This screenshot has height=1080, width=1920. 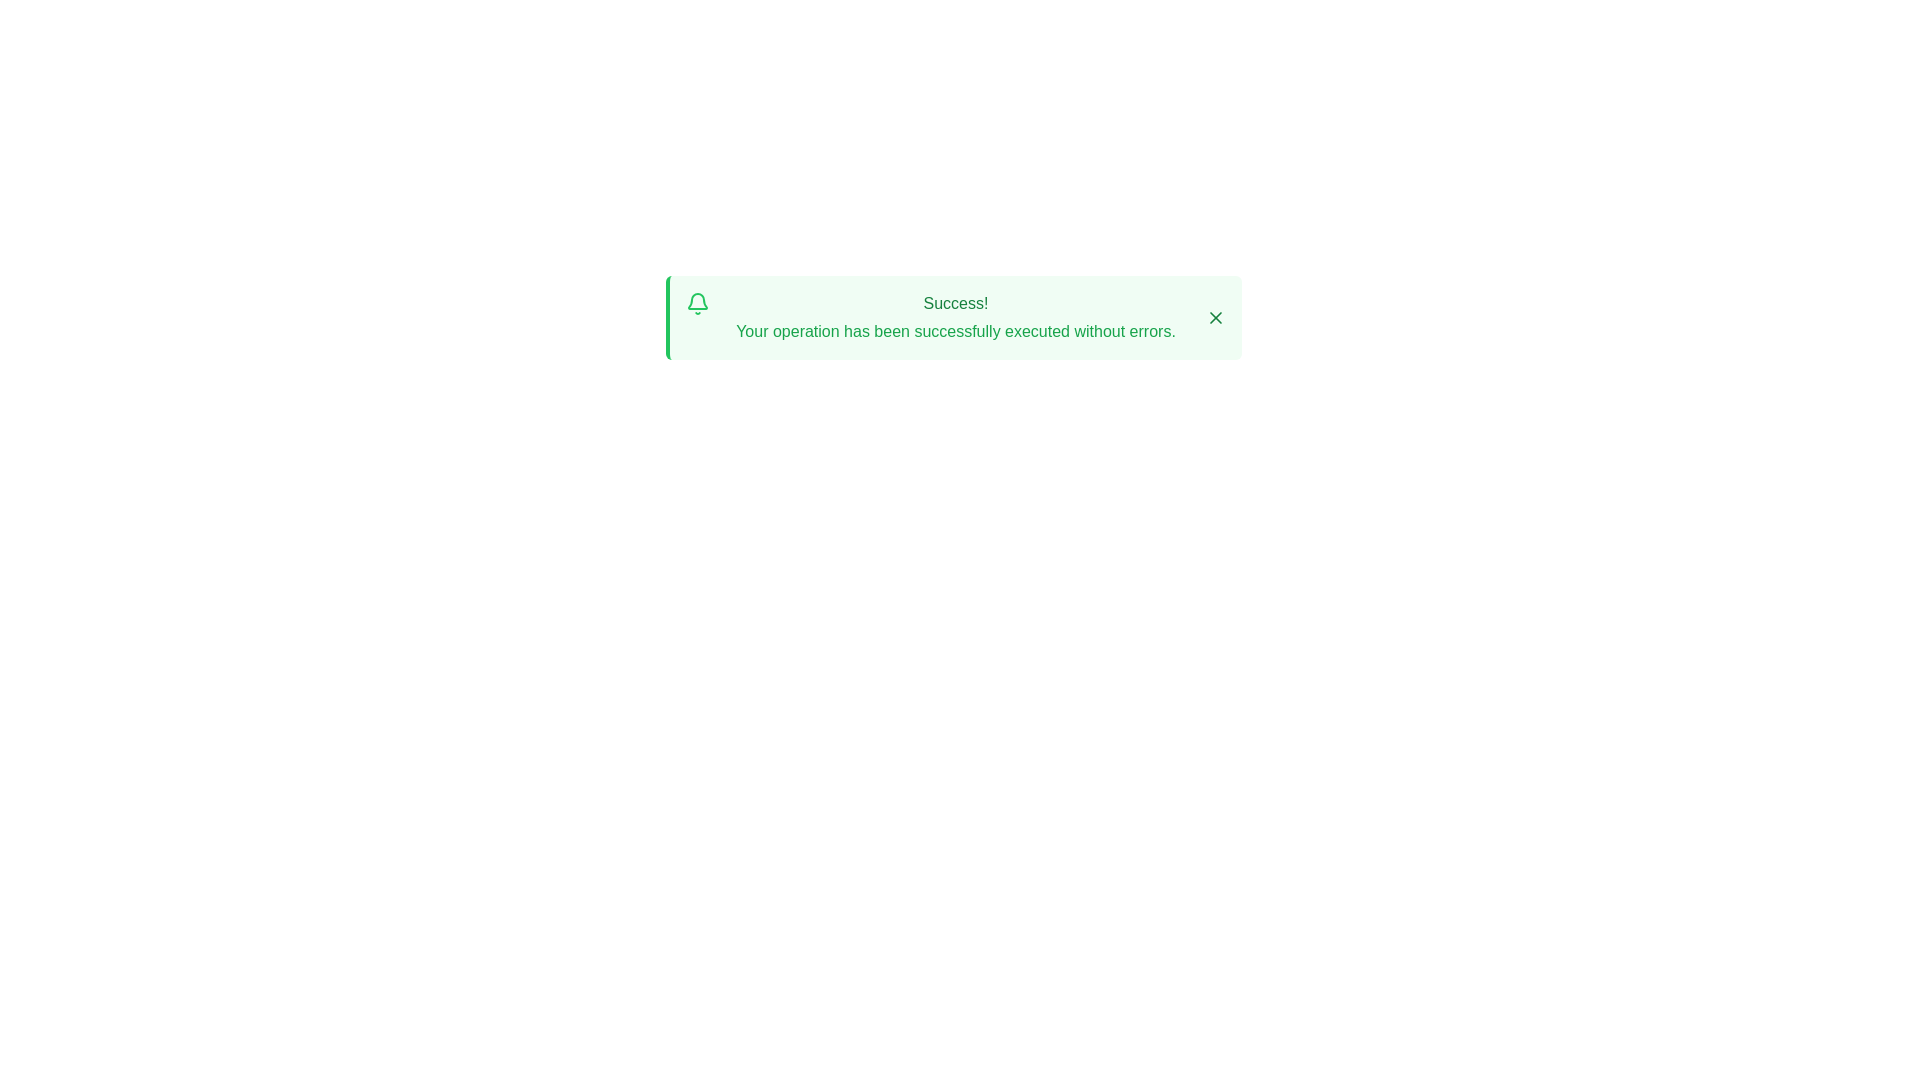 I want to click on the close button to close the alert, so click(x=1214, y=316).